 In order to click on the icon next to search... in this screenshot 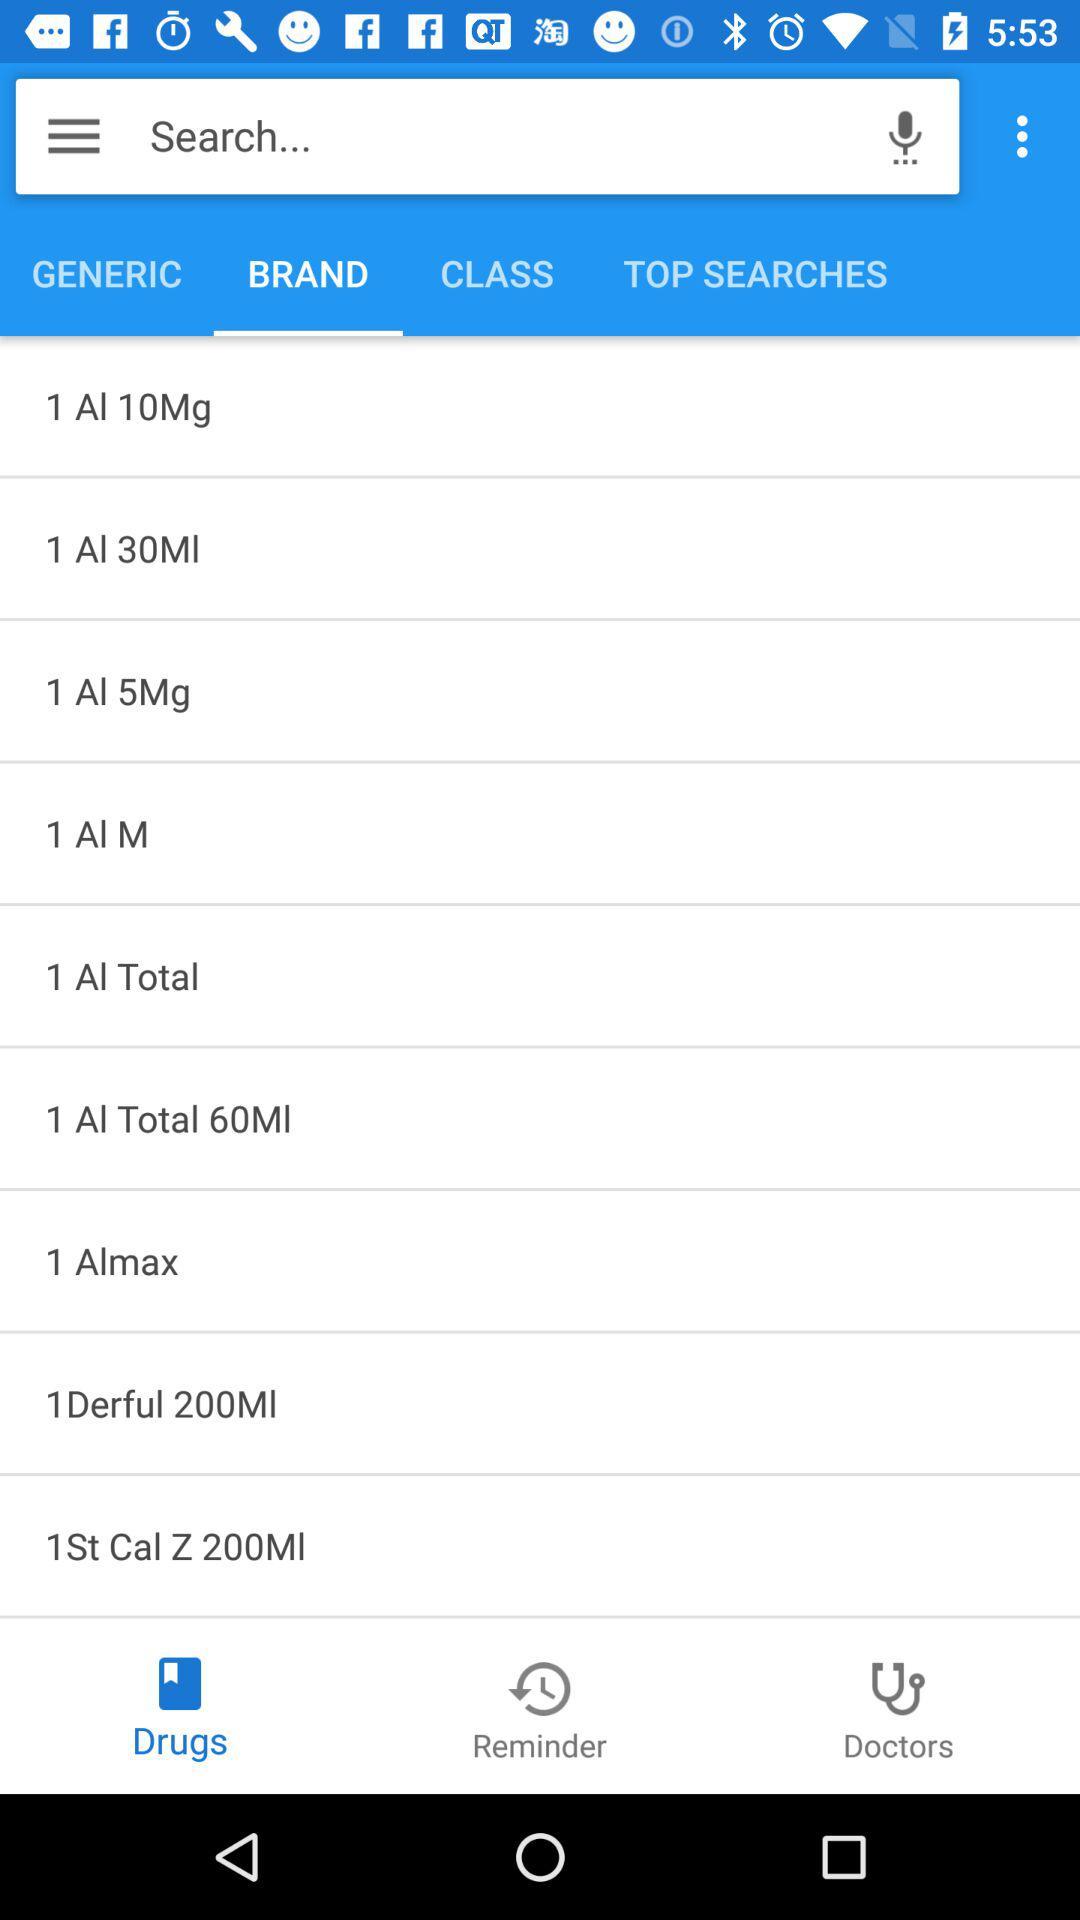, I will do `click(905, 135)`.